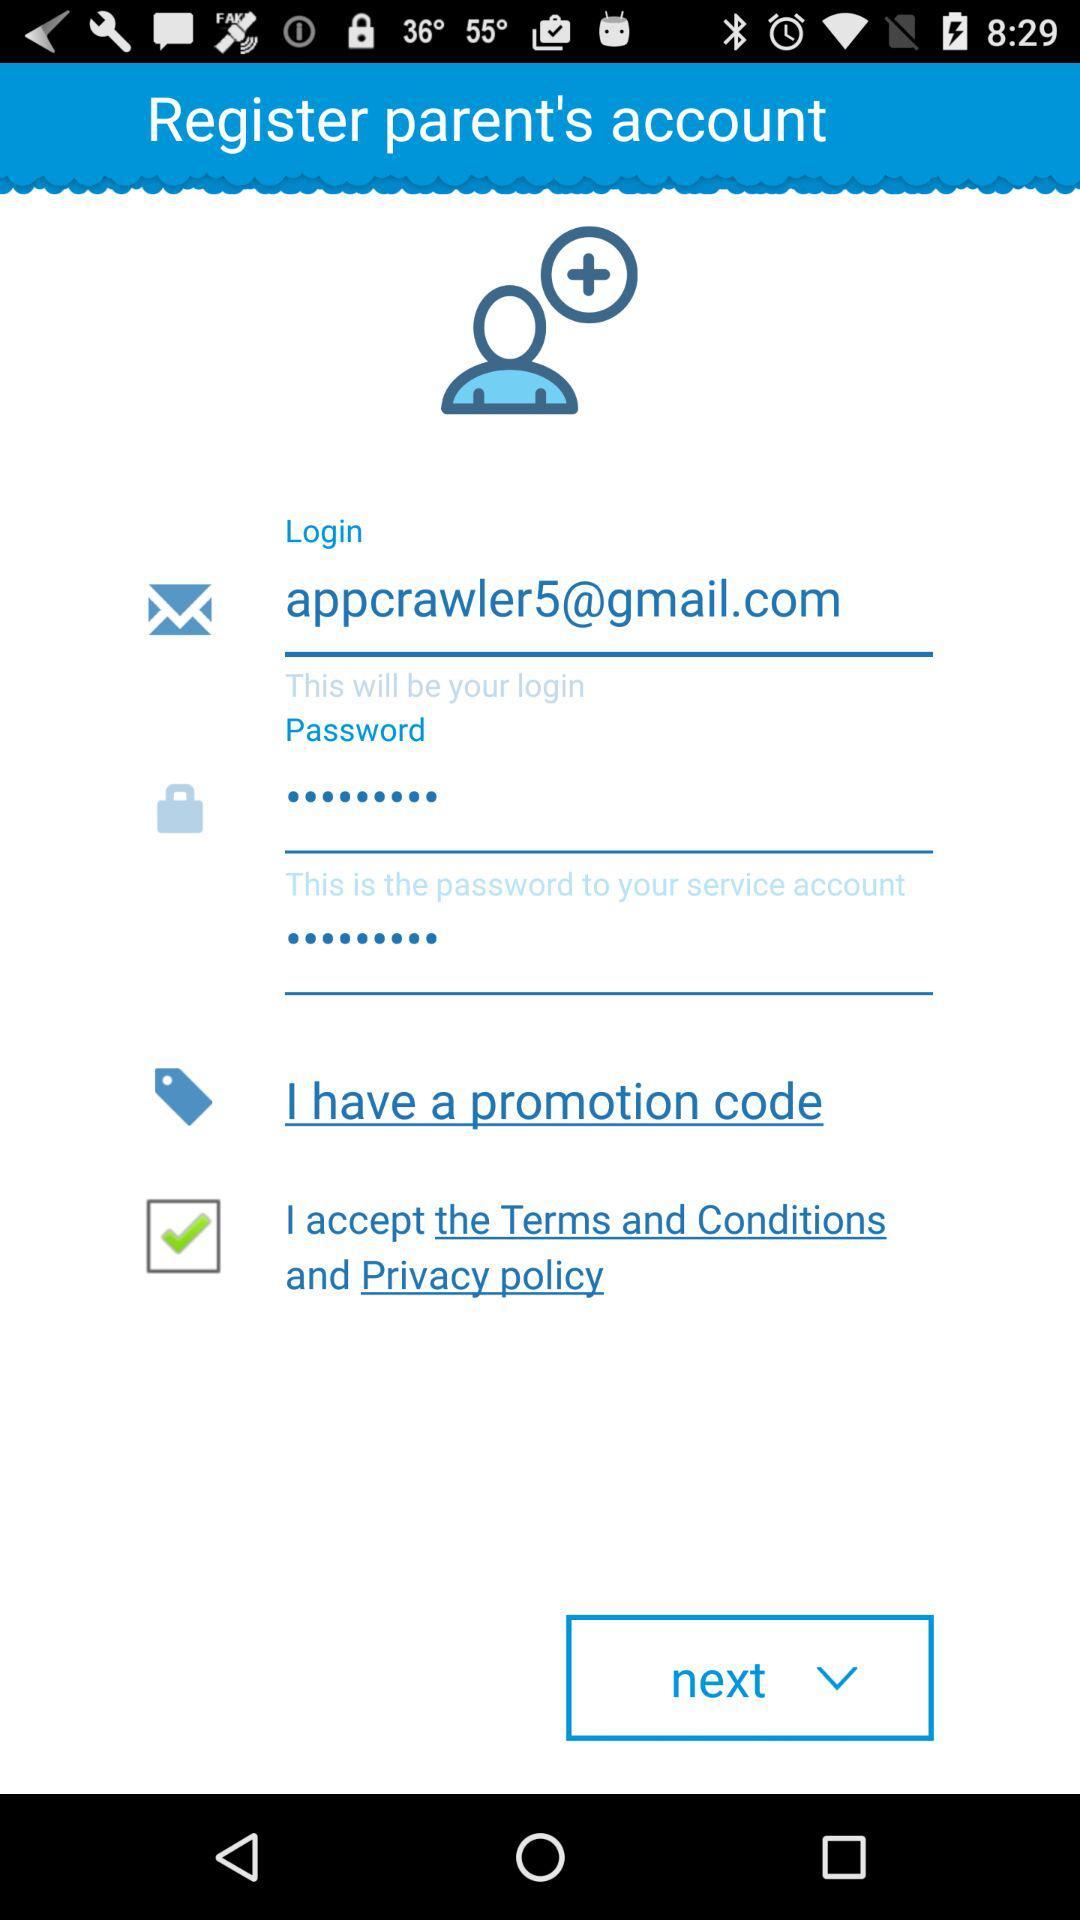 The width and height of the screenshot is (1080, 1920). What do you see at coordinates (538, 609) in the screenshot?
I see `the appcrawler5@gmail.com item` at bounding box center [538, 609].